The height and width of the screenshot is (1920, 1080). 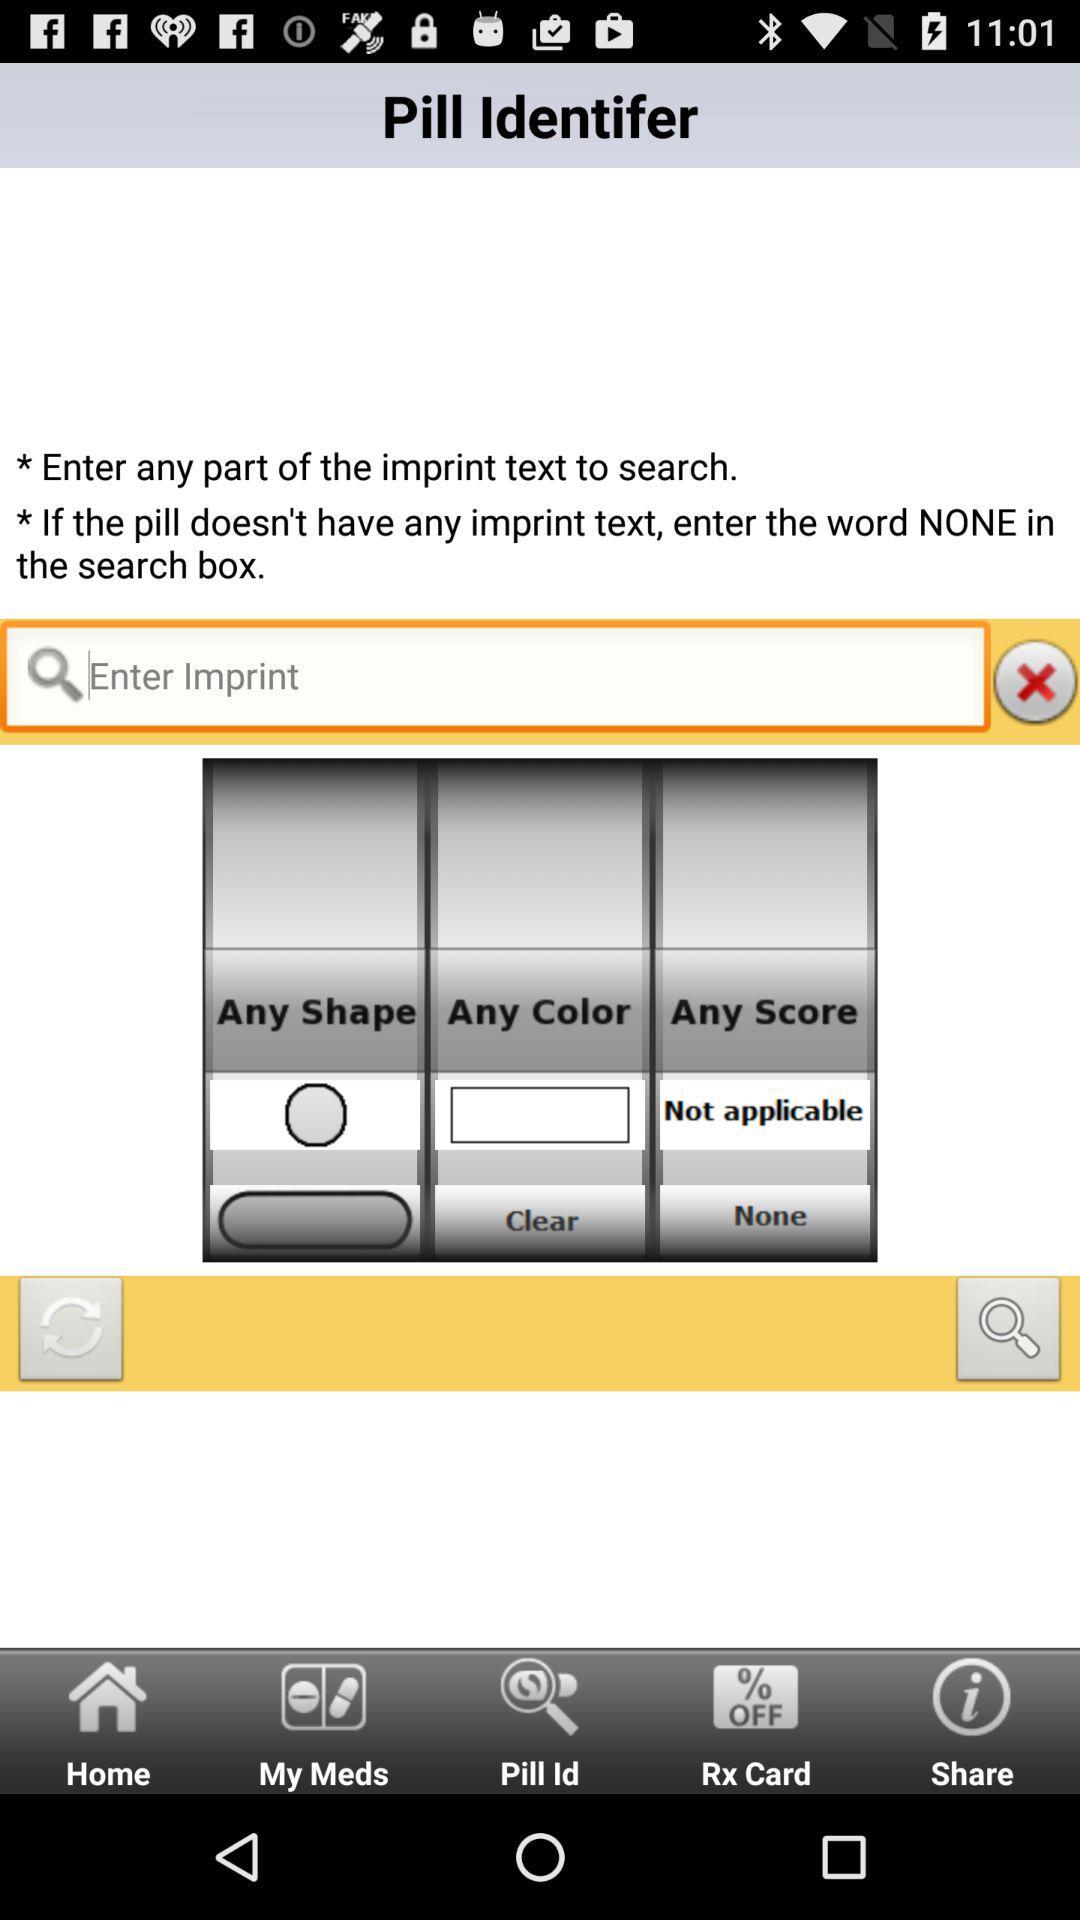 I want to click on the text pill id, so click(x=540, y=1720).